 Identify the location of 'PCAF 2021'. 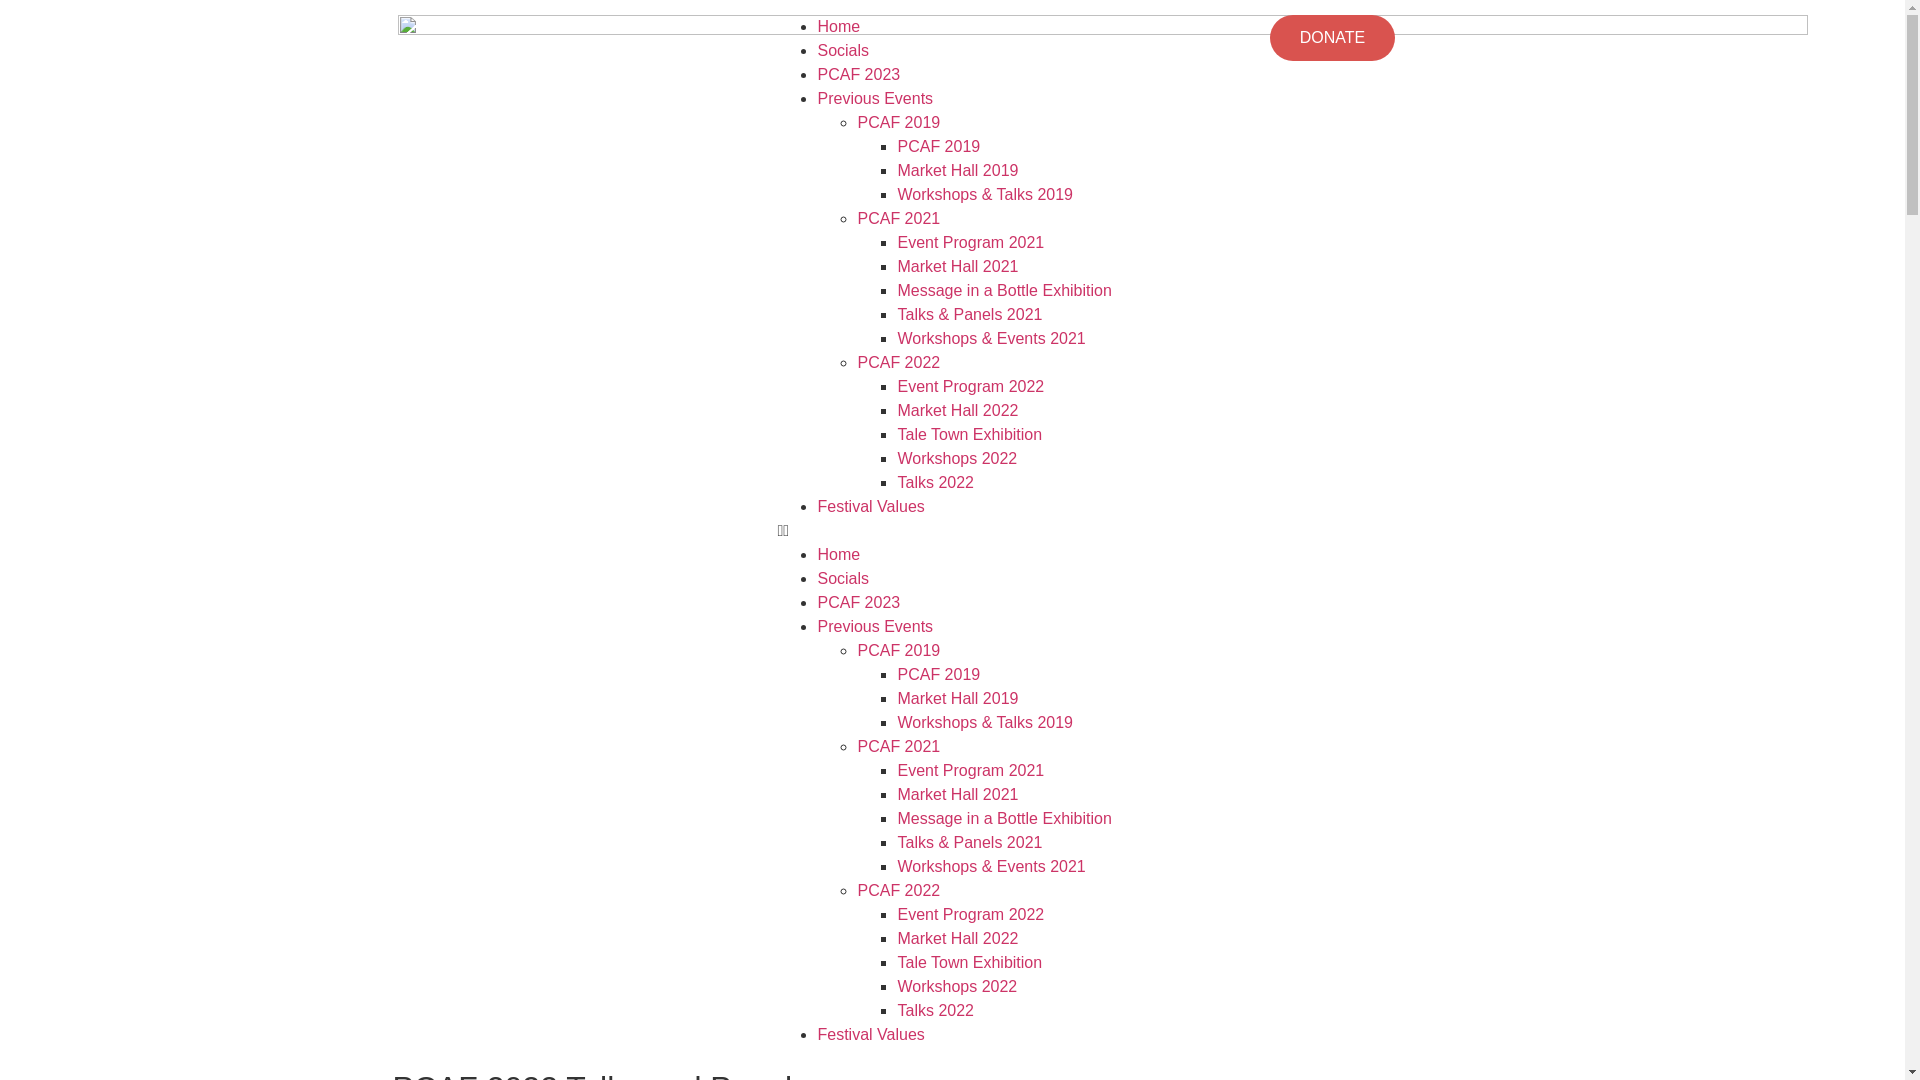
(897, 218).